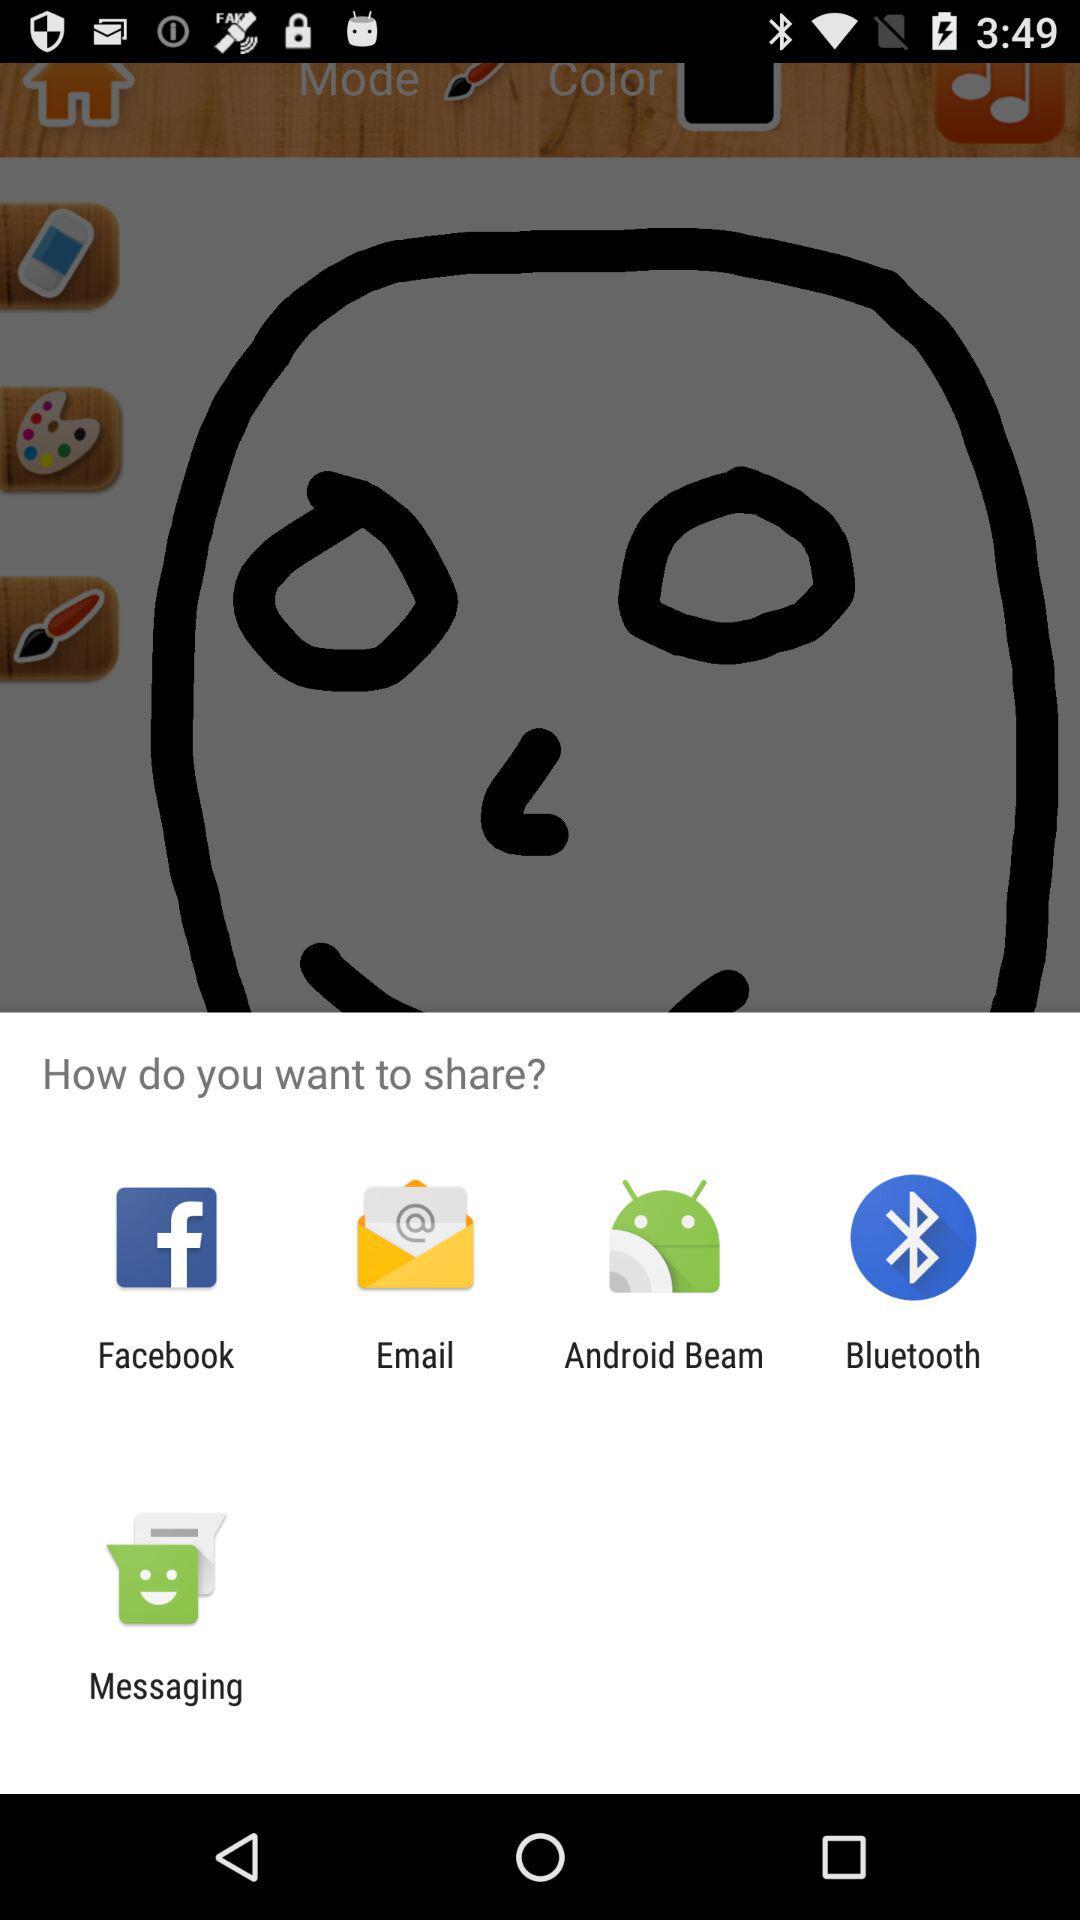 The image size is (1080, 1920). Describe the element at coordinates (165, 1705) in the screenshot. I see `the messaging item` at that location.